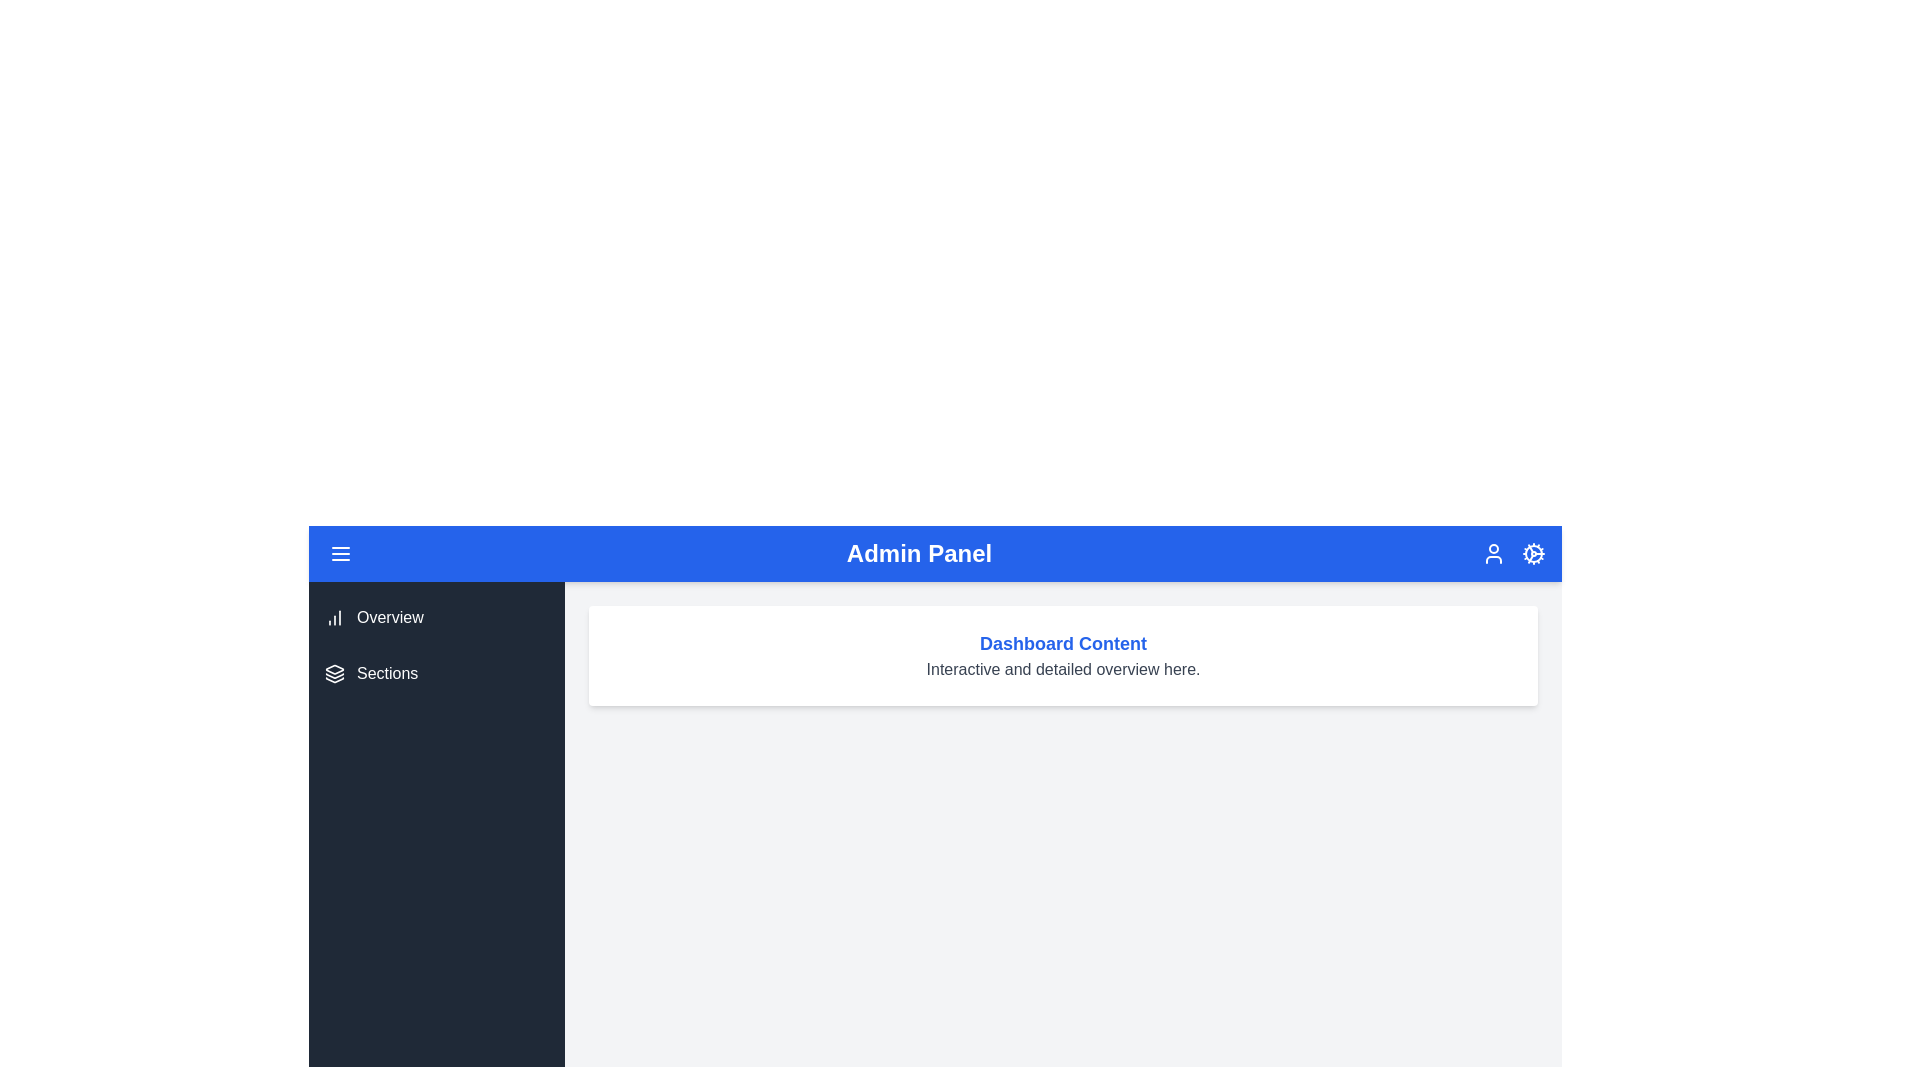 The image size is (1920, 1080). What do you see at coordinates (435, 616) in the screenshot?
I see `the menu item Overview to preview its interaction` at bounding box center [435, 616].